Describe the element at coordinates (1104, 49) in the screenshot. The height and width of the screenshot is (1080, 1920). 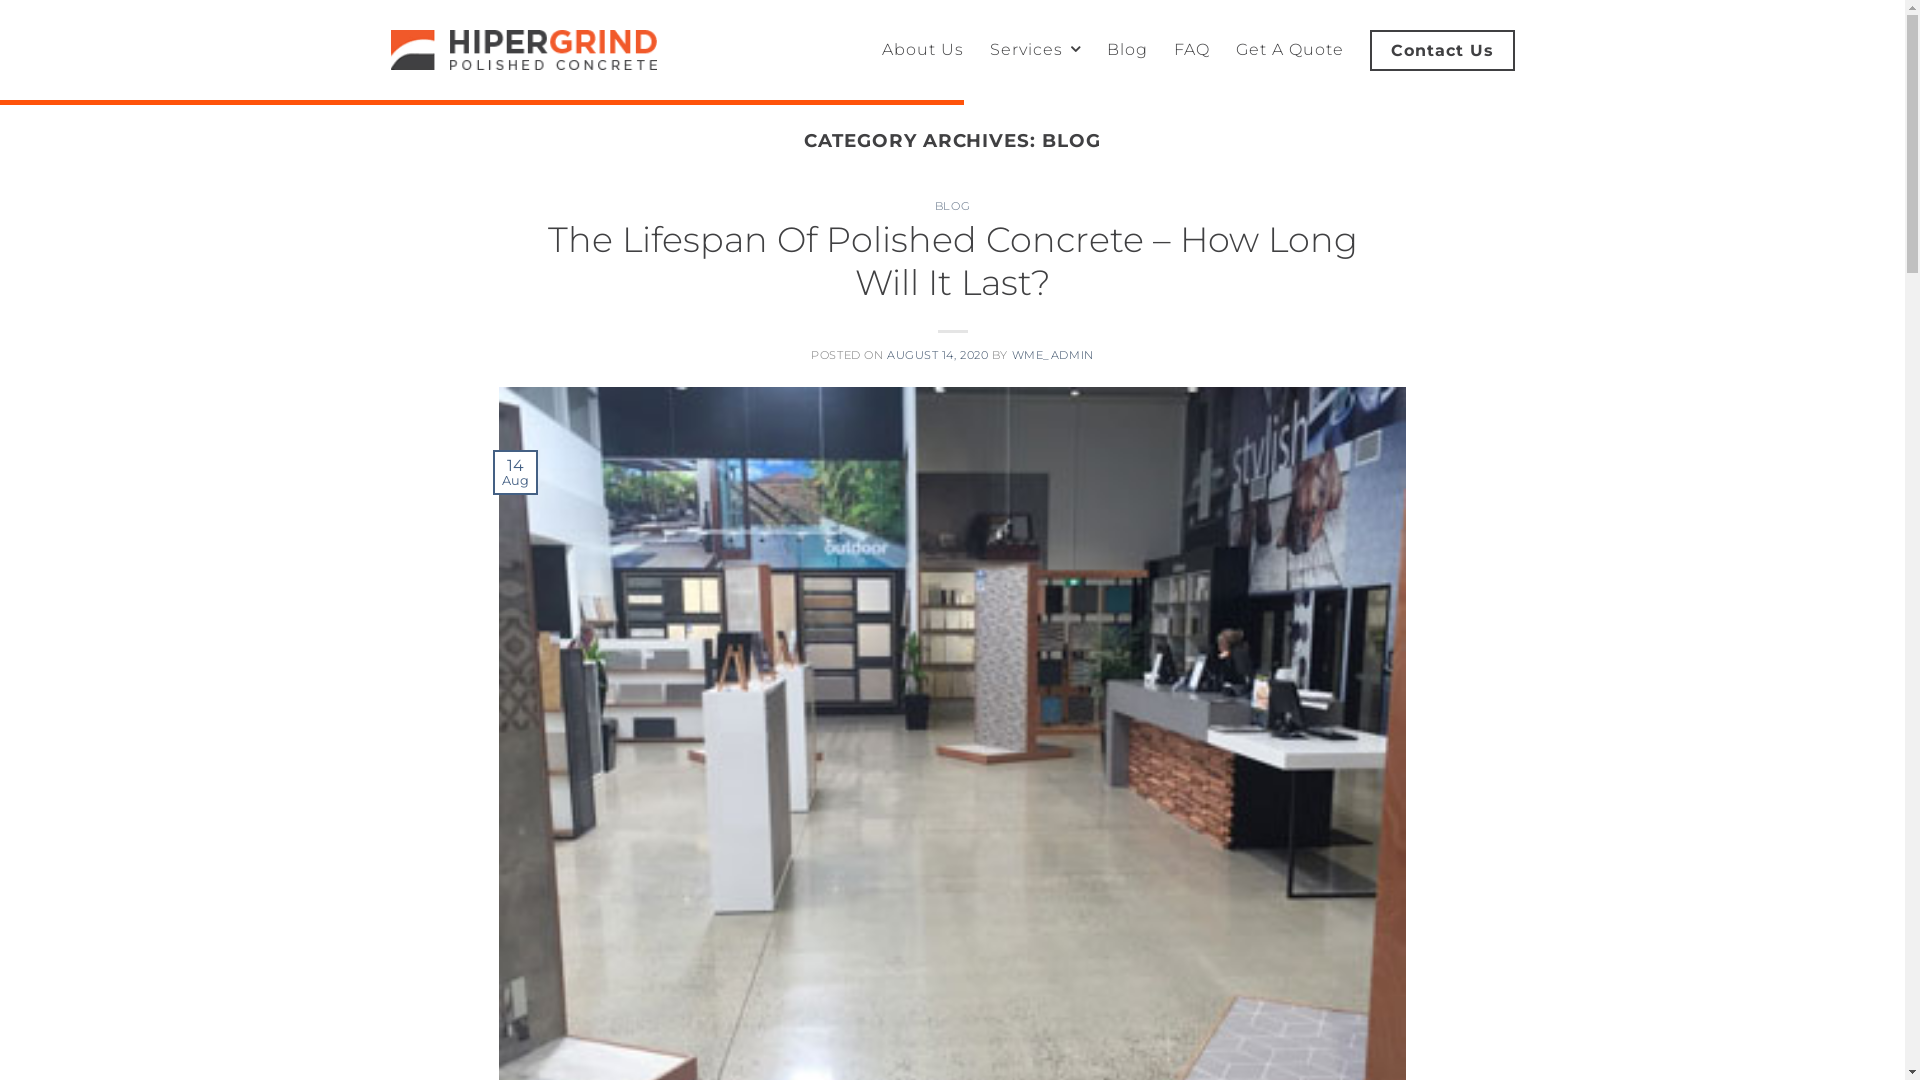
I see `'Blog'` at that location.